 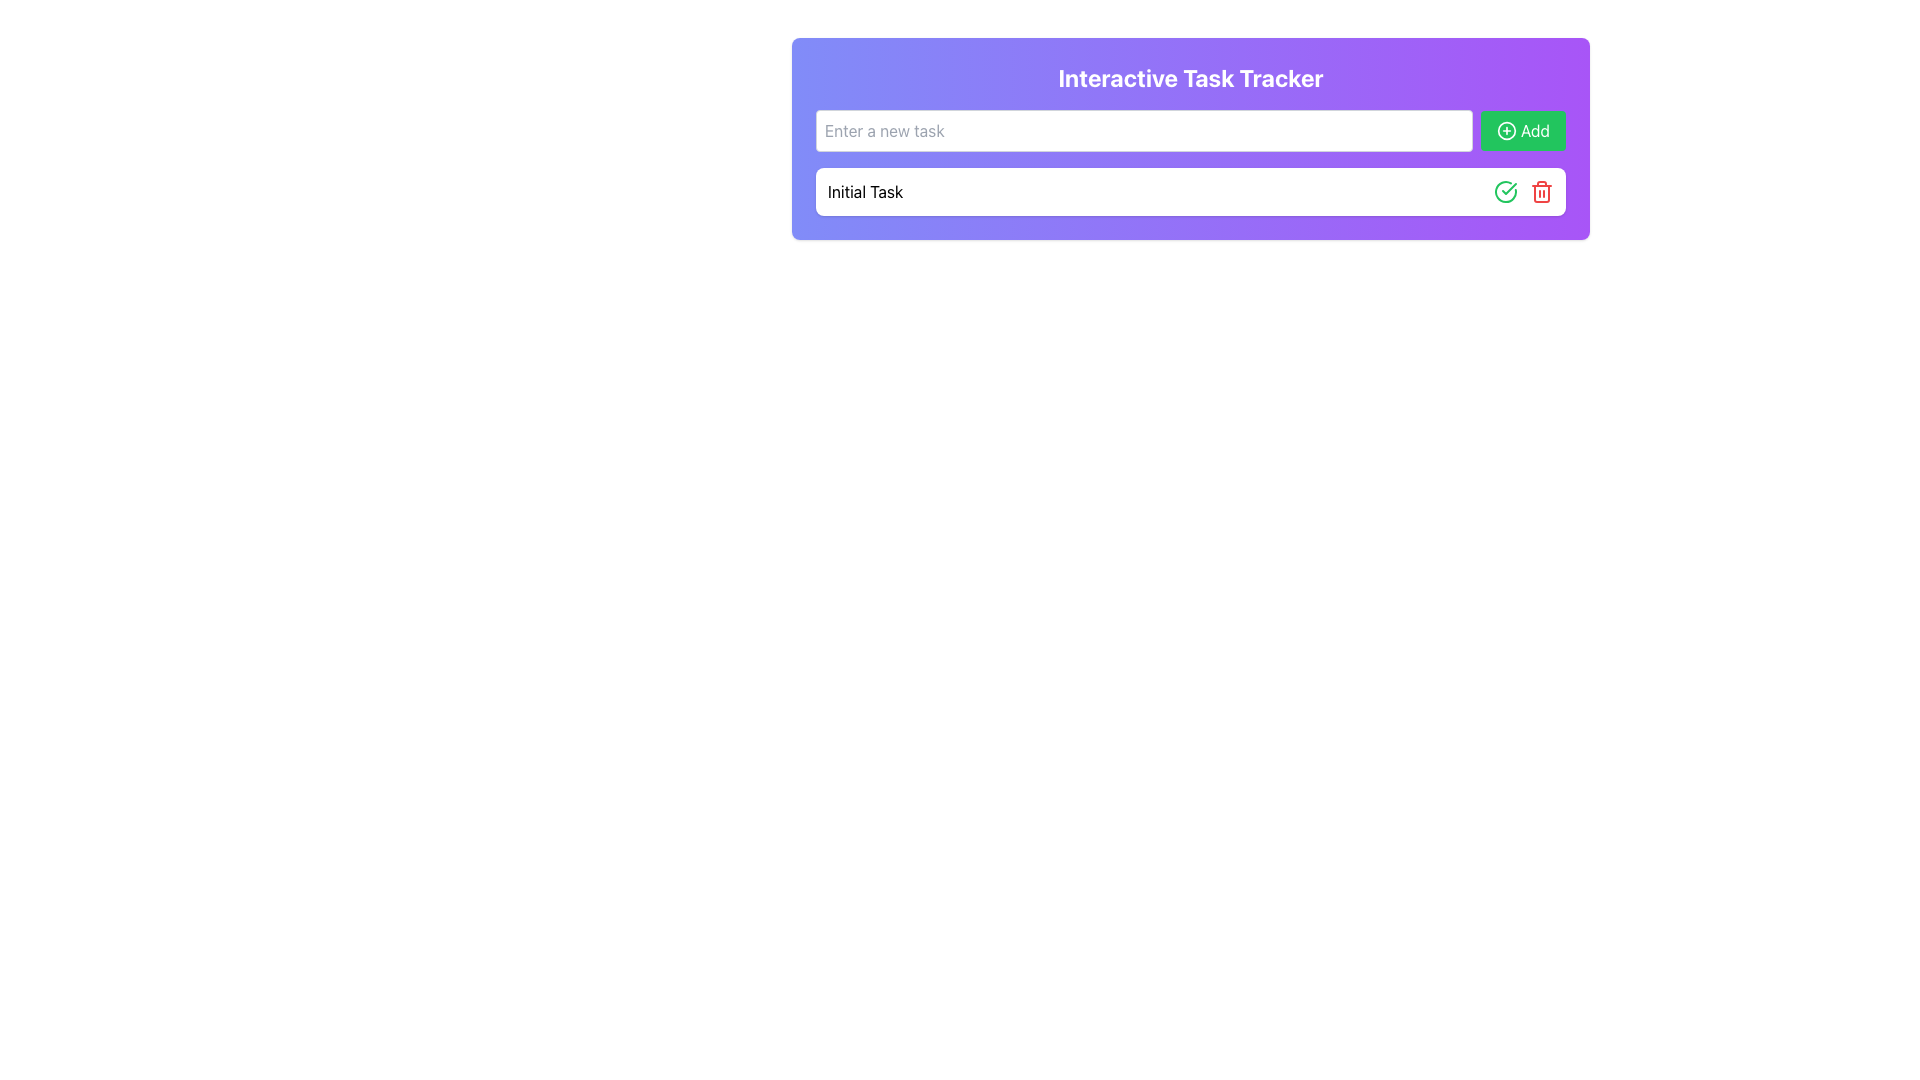 I want to click on the 'Add' icon located on the left side of the green 'Add' button in the task input section, so click(x=1507, y=131).